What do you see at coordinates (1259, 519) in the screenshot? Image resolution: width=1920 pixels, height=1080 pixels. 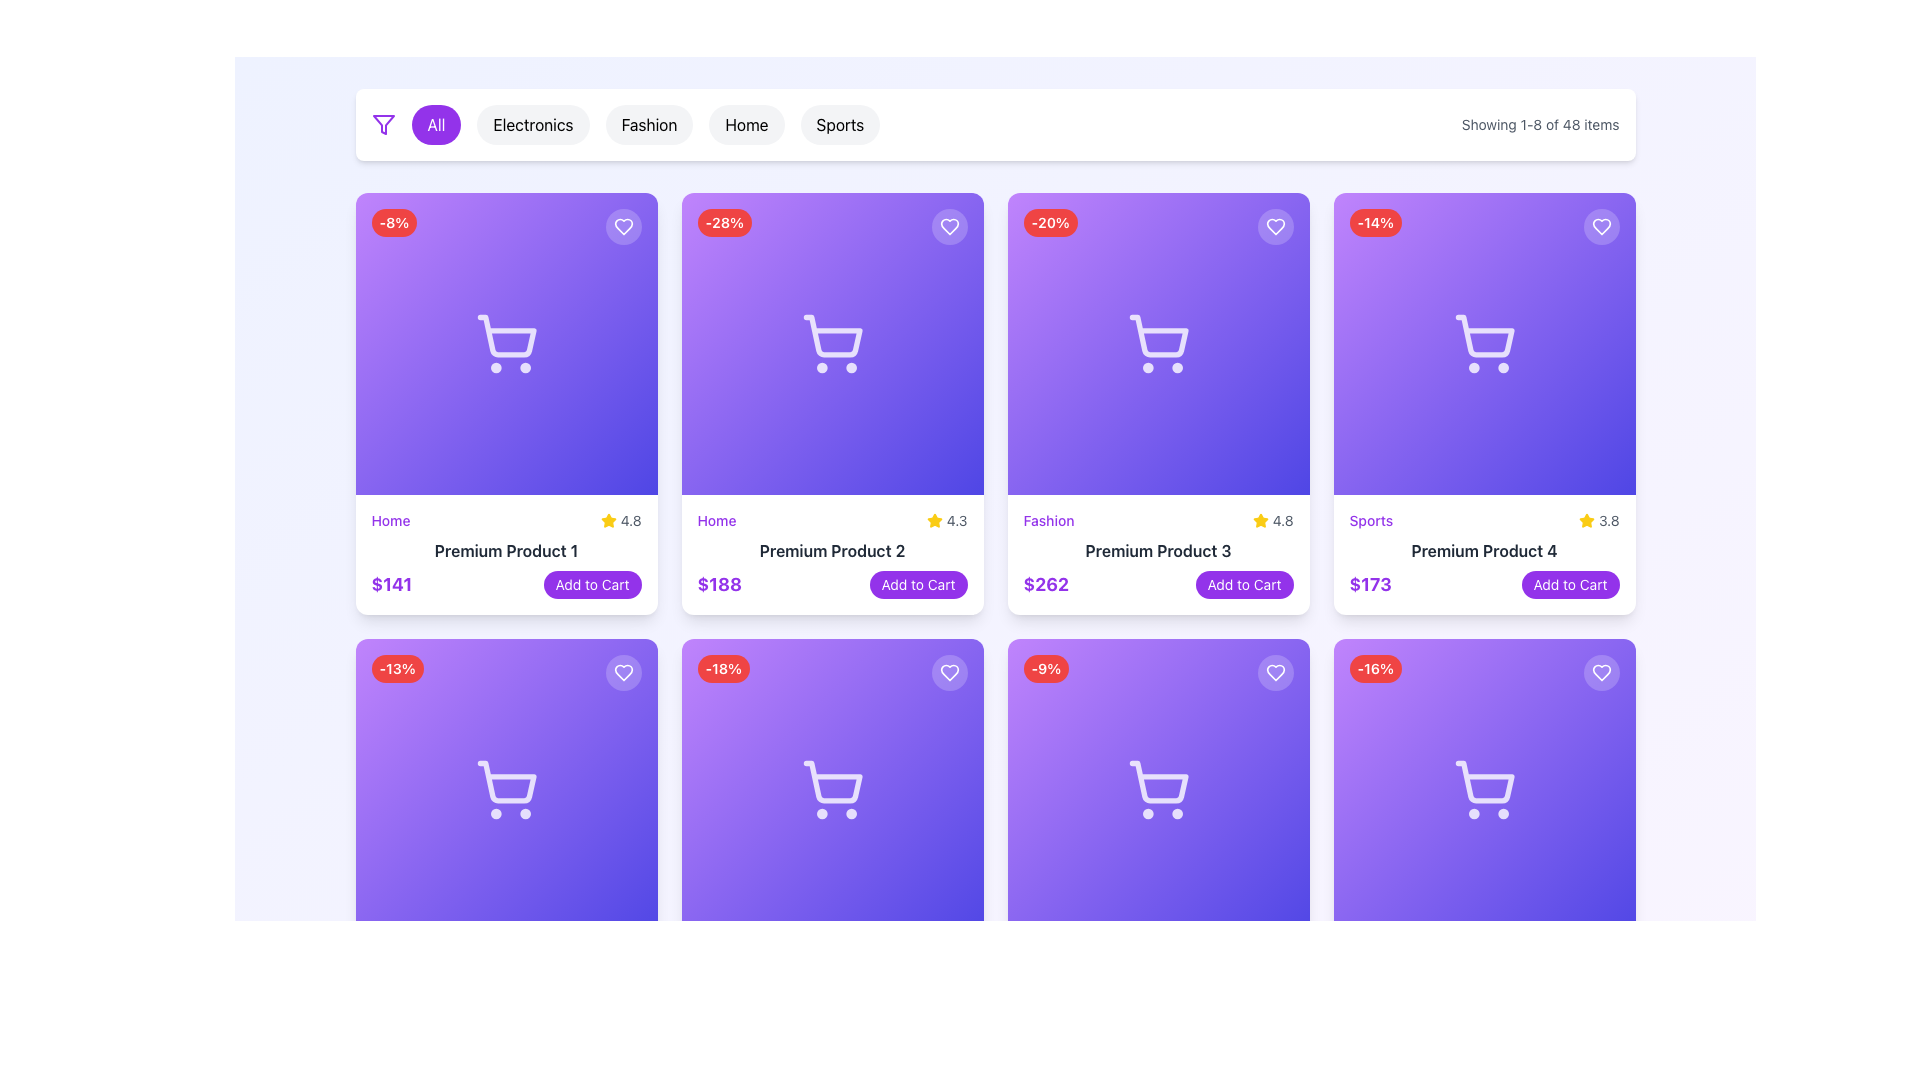 I see `the star-shaped yellow icon located in the third card of the top row under the title 'Fashion'` at bounding box center [1259, 519].